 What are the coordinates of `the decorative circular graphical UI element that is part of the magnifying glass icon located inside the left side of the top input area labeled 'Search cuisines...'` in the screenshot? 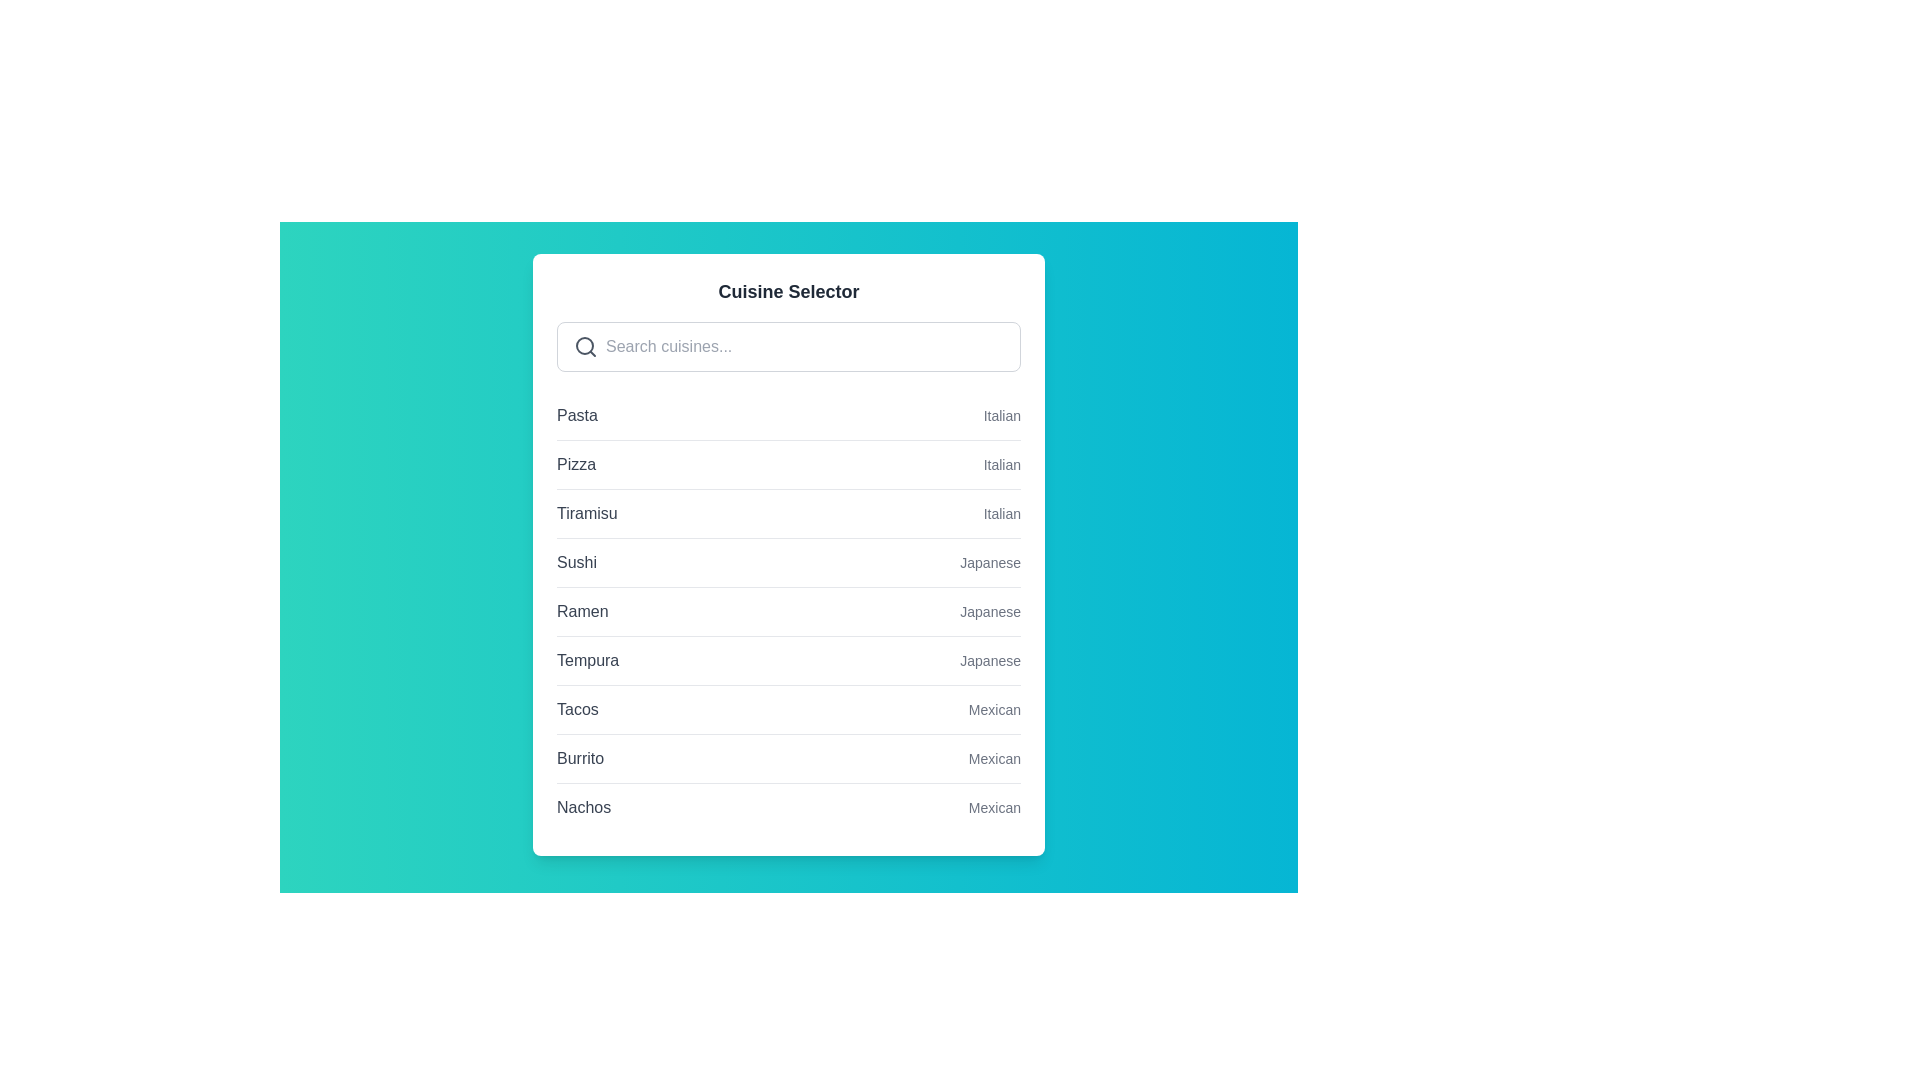 It's located at (584, 345).